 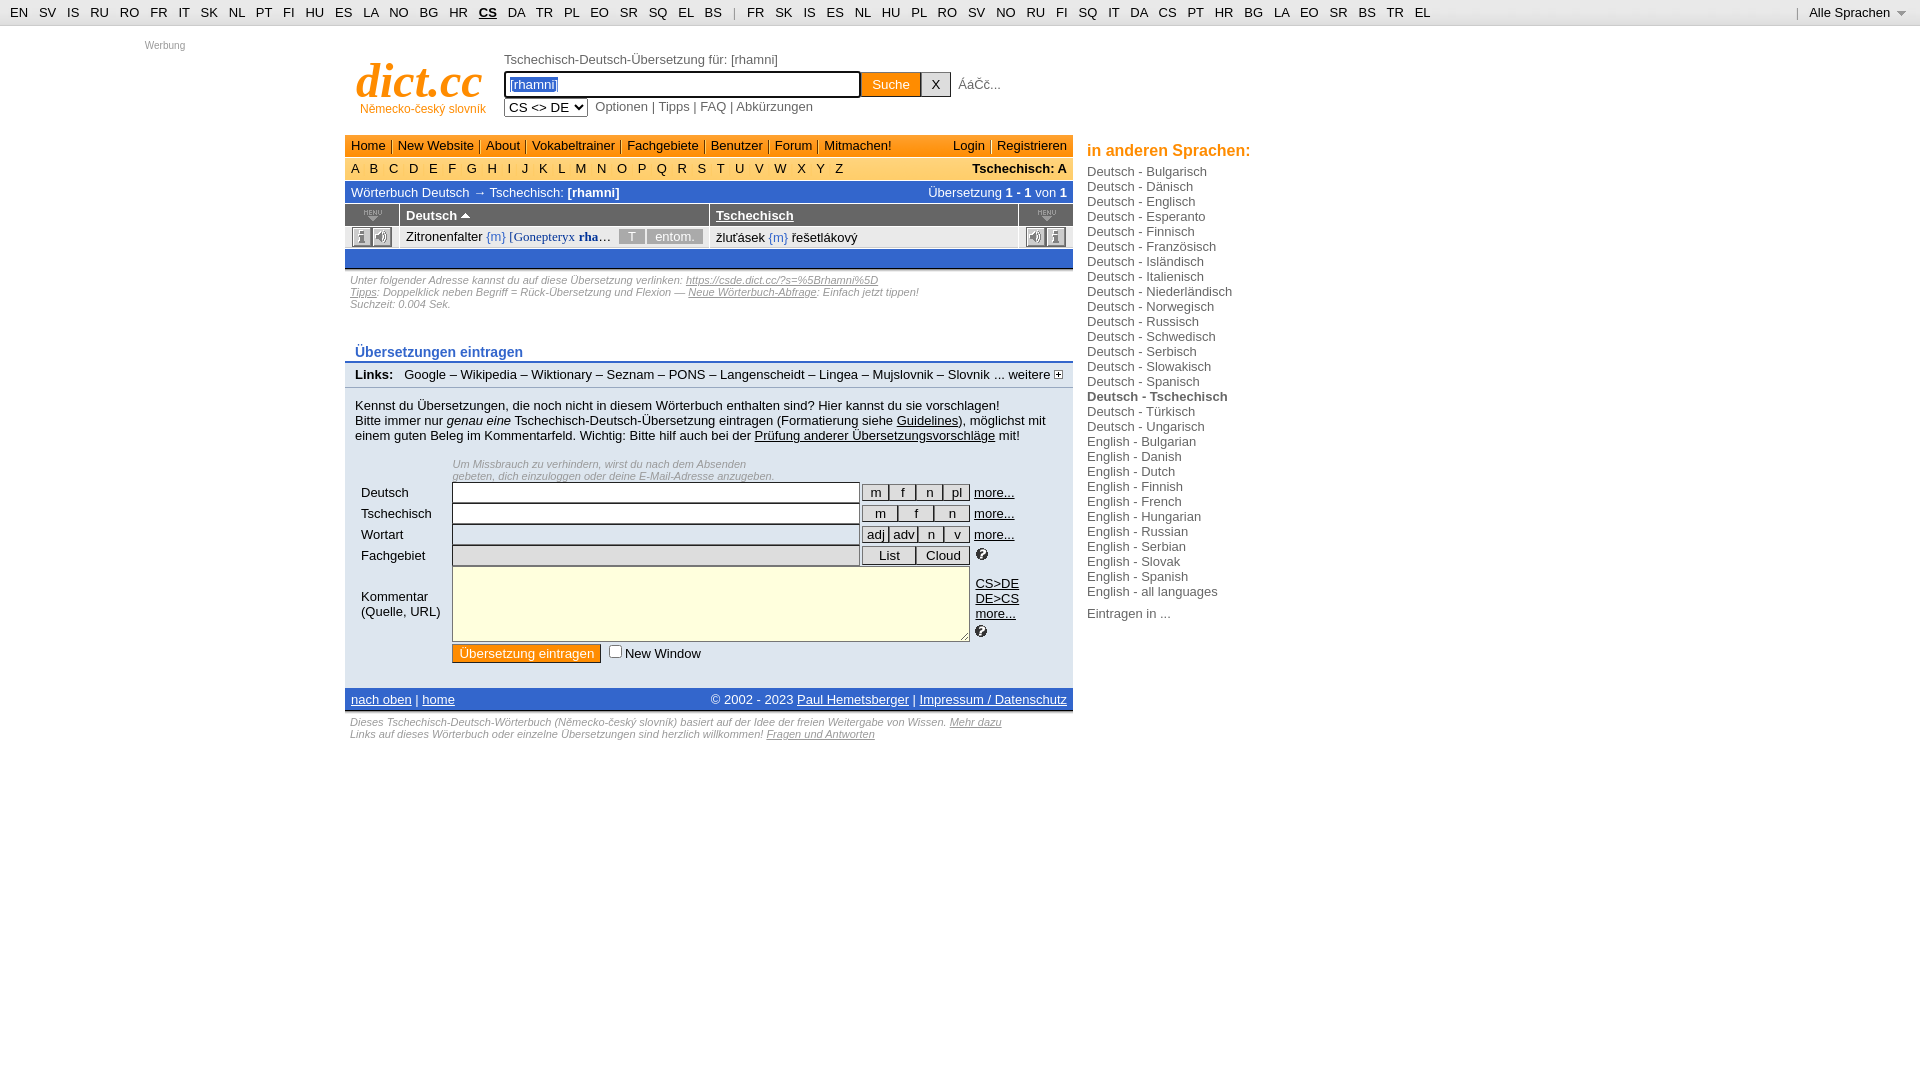 I want to click on 'CS>DE', so click(x=997, y=583).